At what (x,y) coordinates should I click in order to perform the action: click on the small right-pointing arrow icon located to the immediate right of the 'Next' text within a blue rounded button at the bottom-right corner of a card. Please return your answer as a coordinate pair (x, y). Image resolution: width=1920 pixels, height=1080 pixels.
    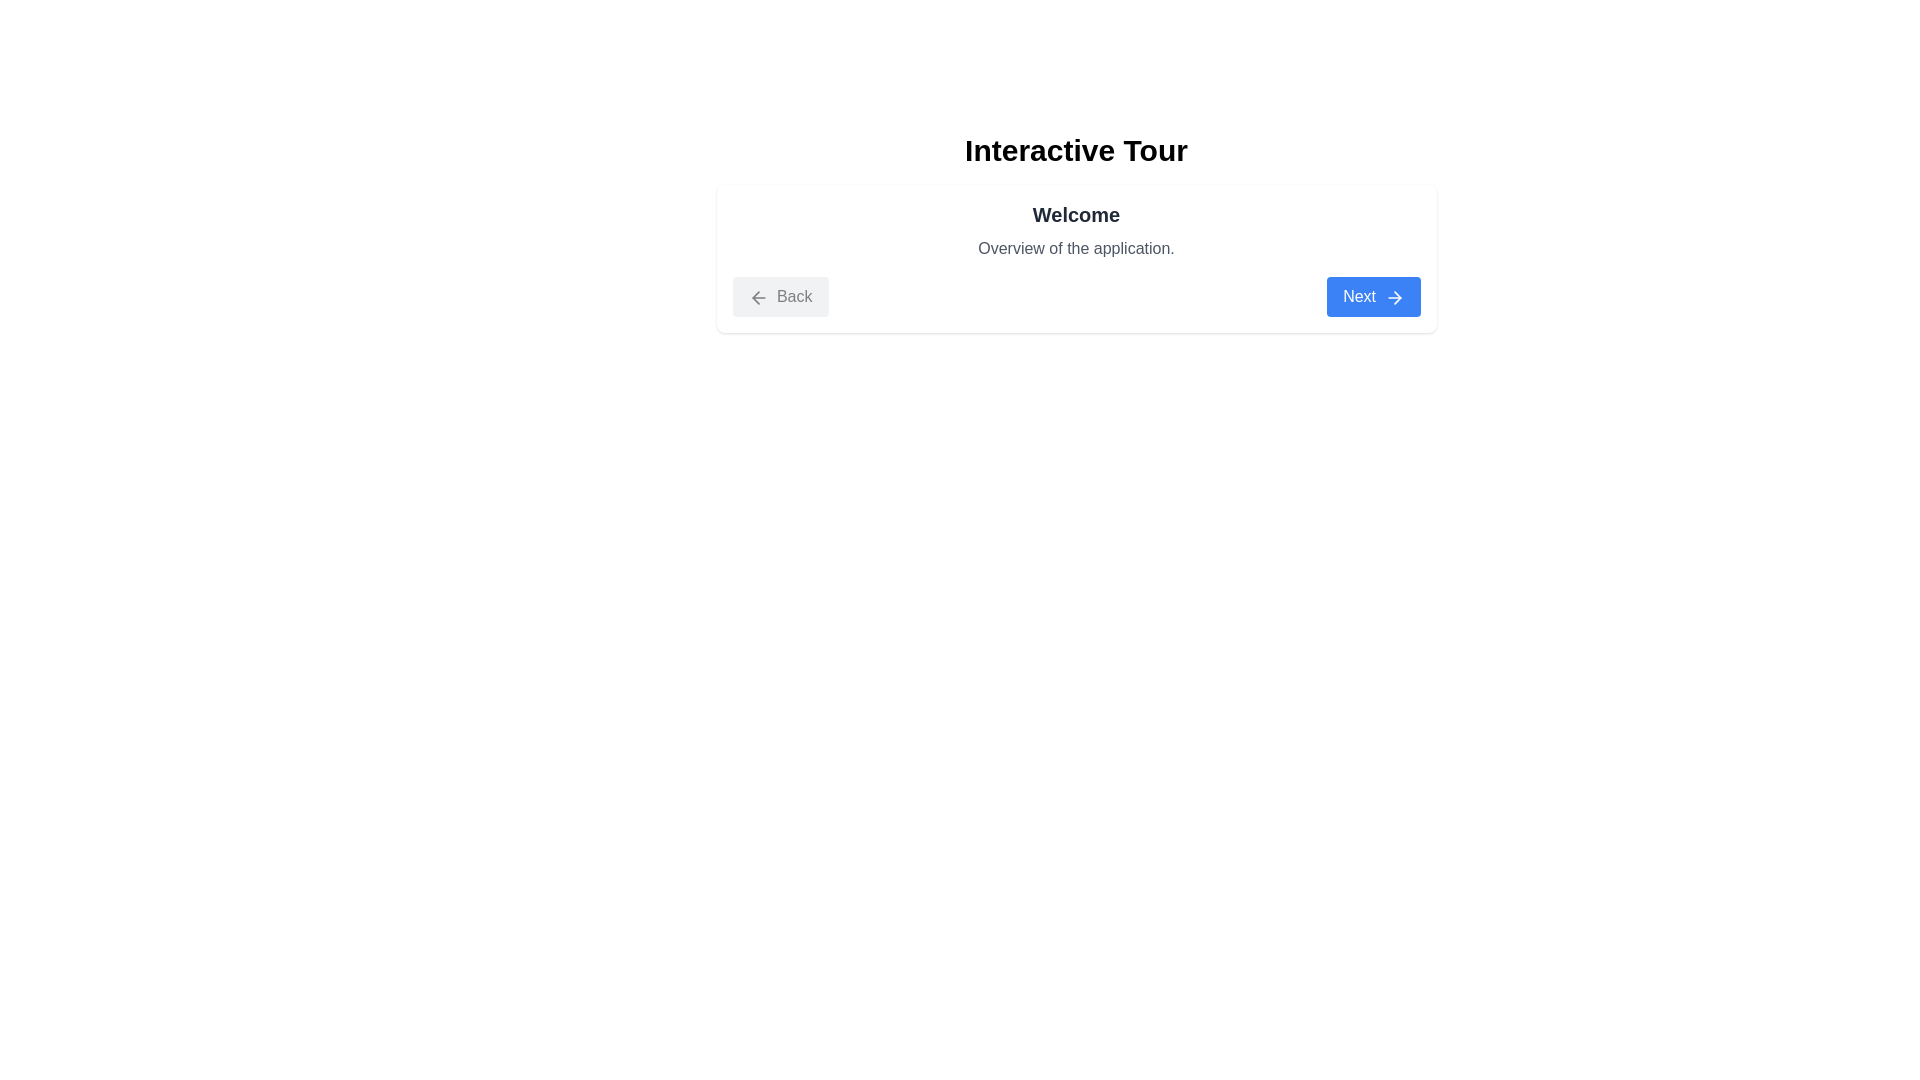
    Looking at the image, I should click on (1393, 297).